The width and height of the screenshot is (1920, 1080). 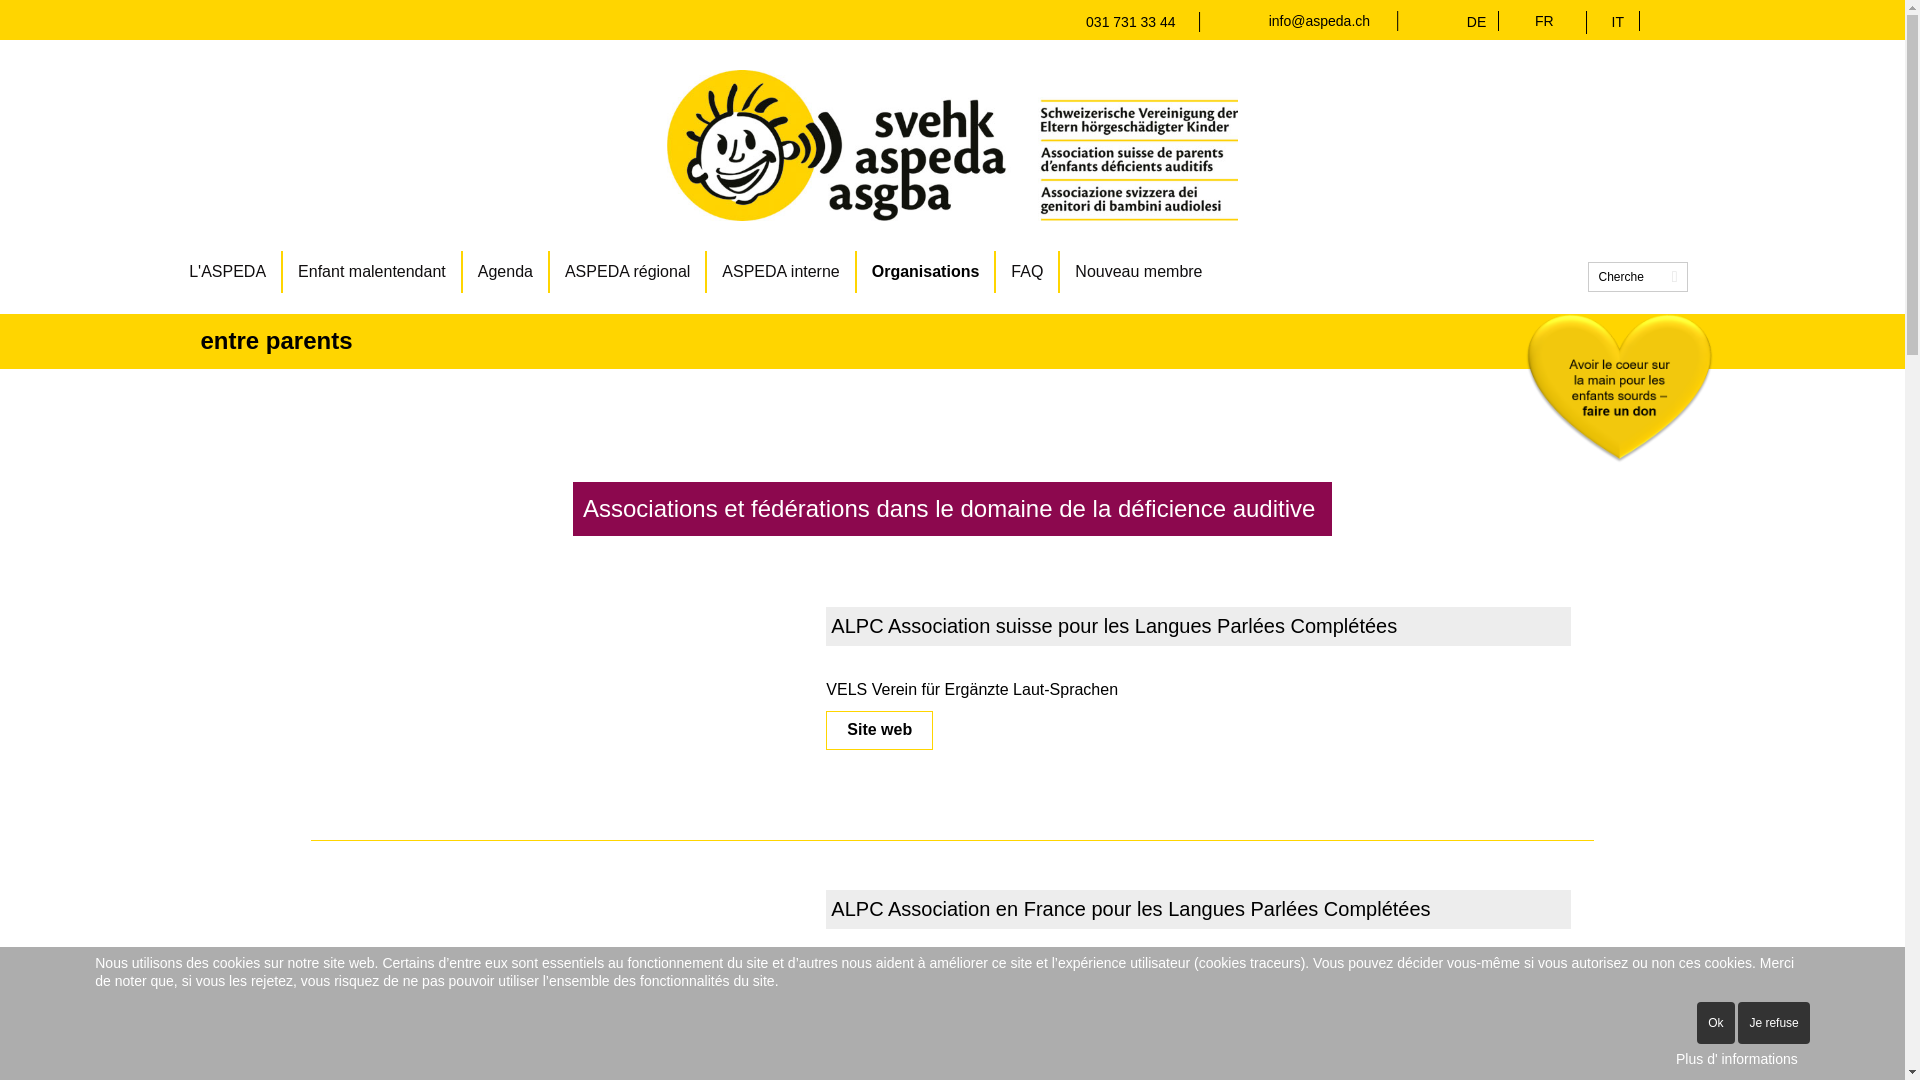 I want to click on 'FAQ', so click(x=1027, y=272).